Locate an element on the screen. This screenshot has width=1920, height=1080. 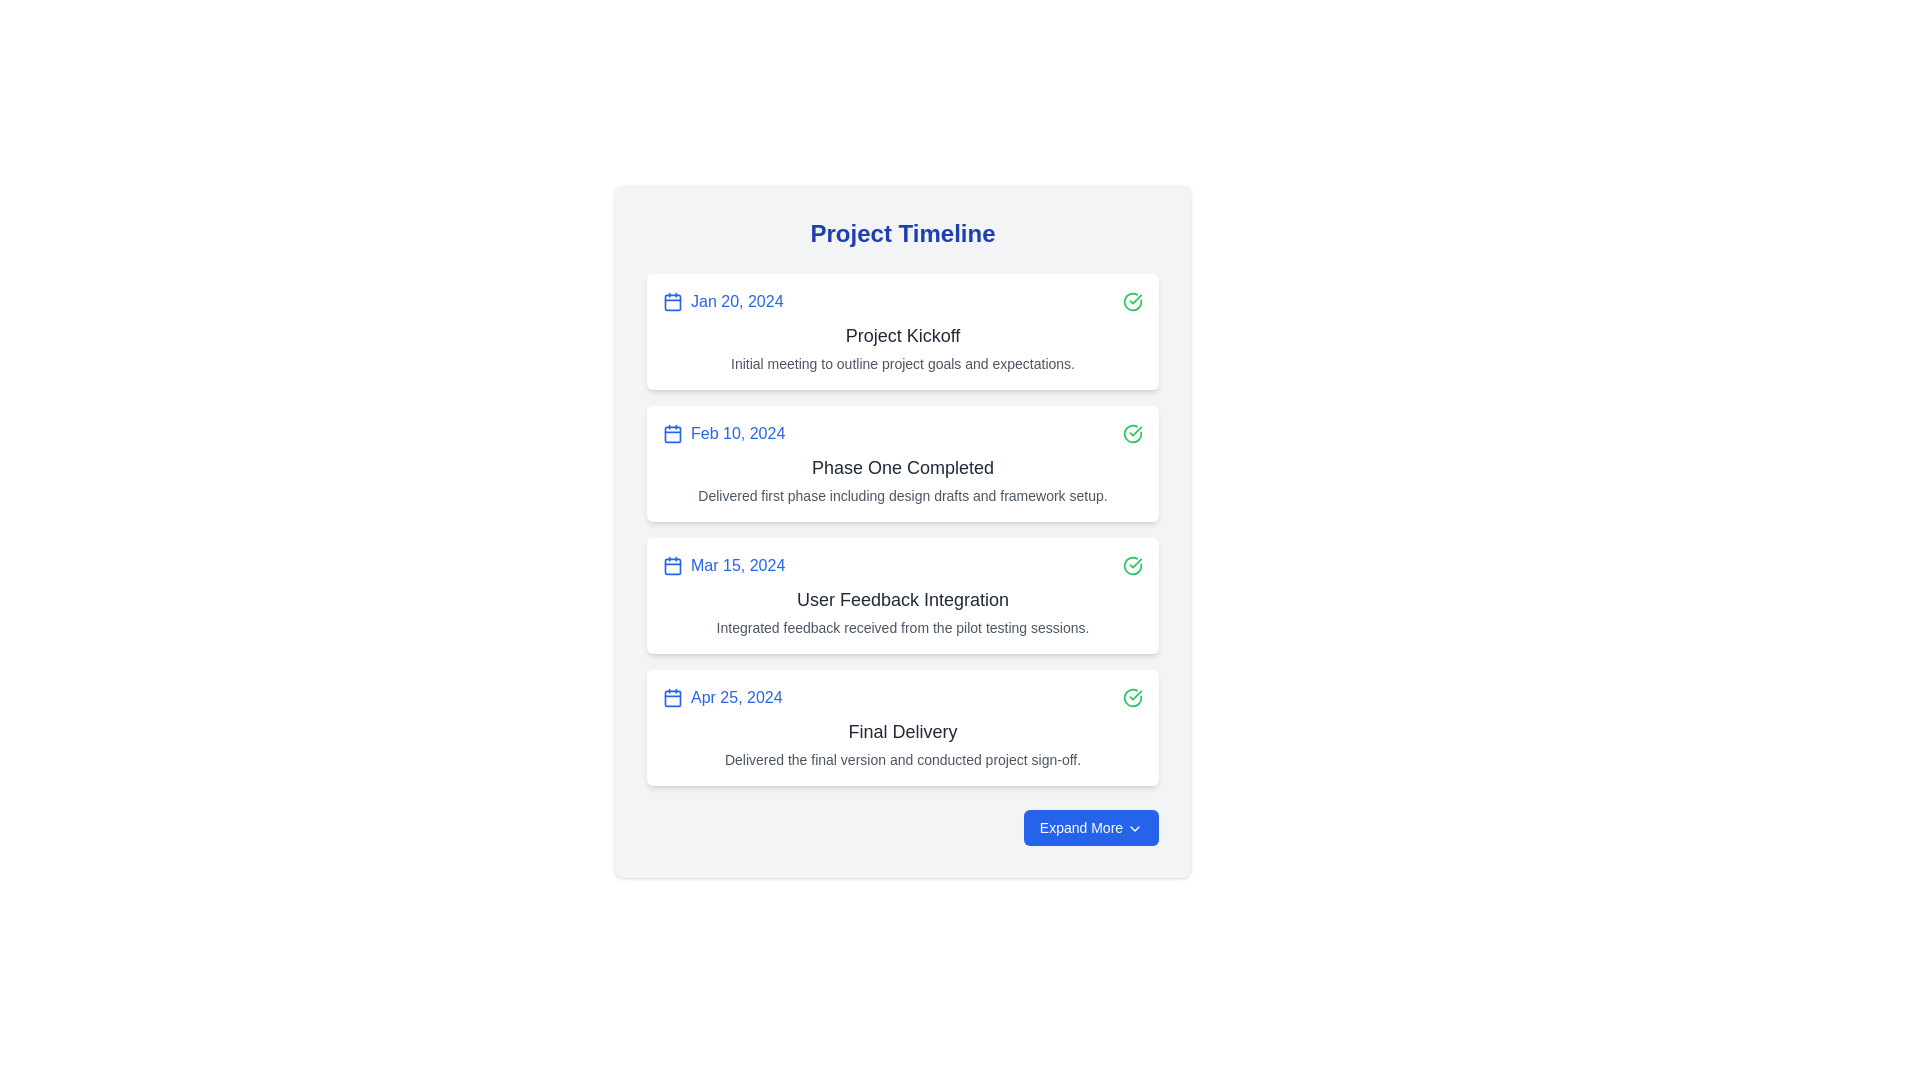
text element containing 'Delivered first phase including design drafts and framework setup.' located in the second section of the vertical timeline, which is centered horizontally in the right-aligned area of the timeline entry box is located at coordinates (901, 495).